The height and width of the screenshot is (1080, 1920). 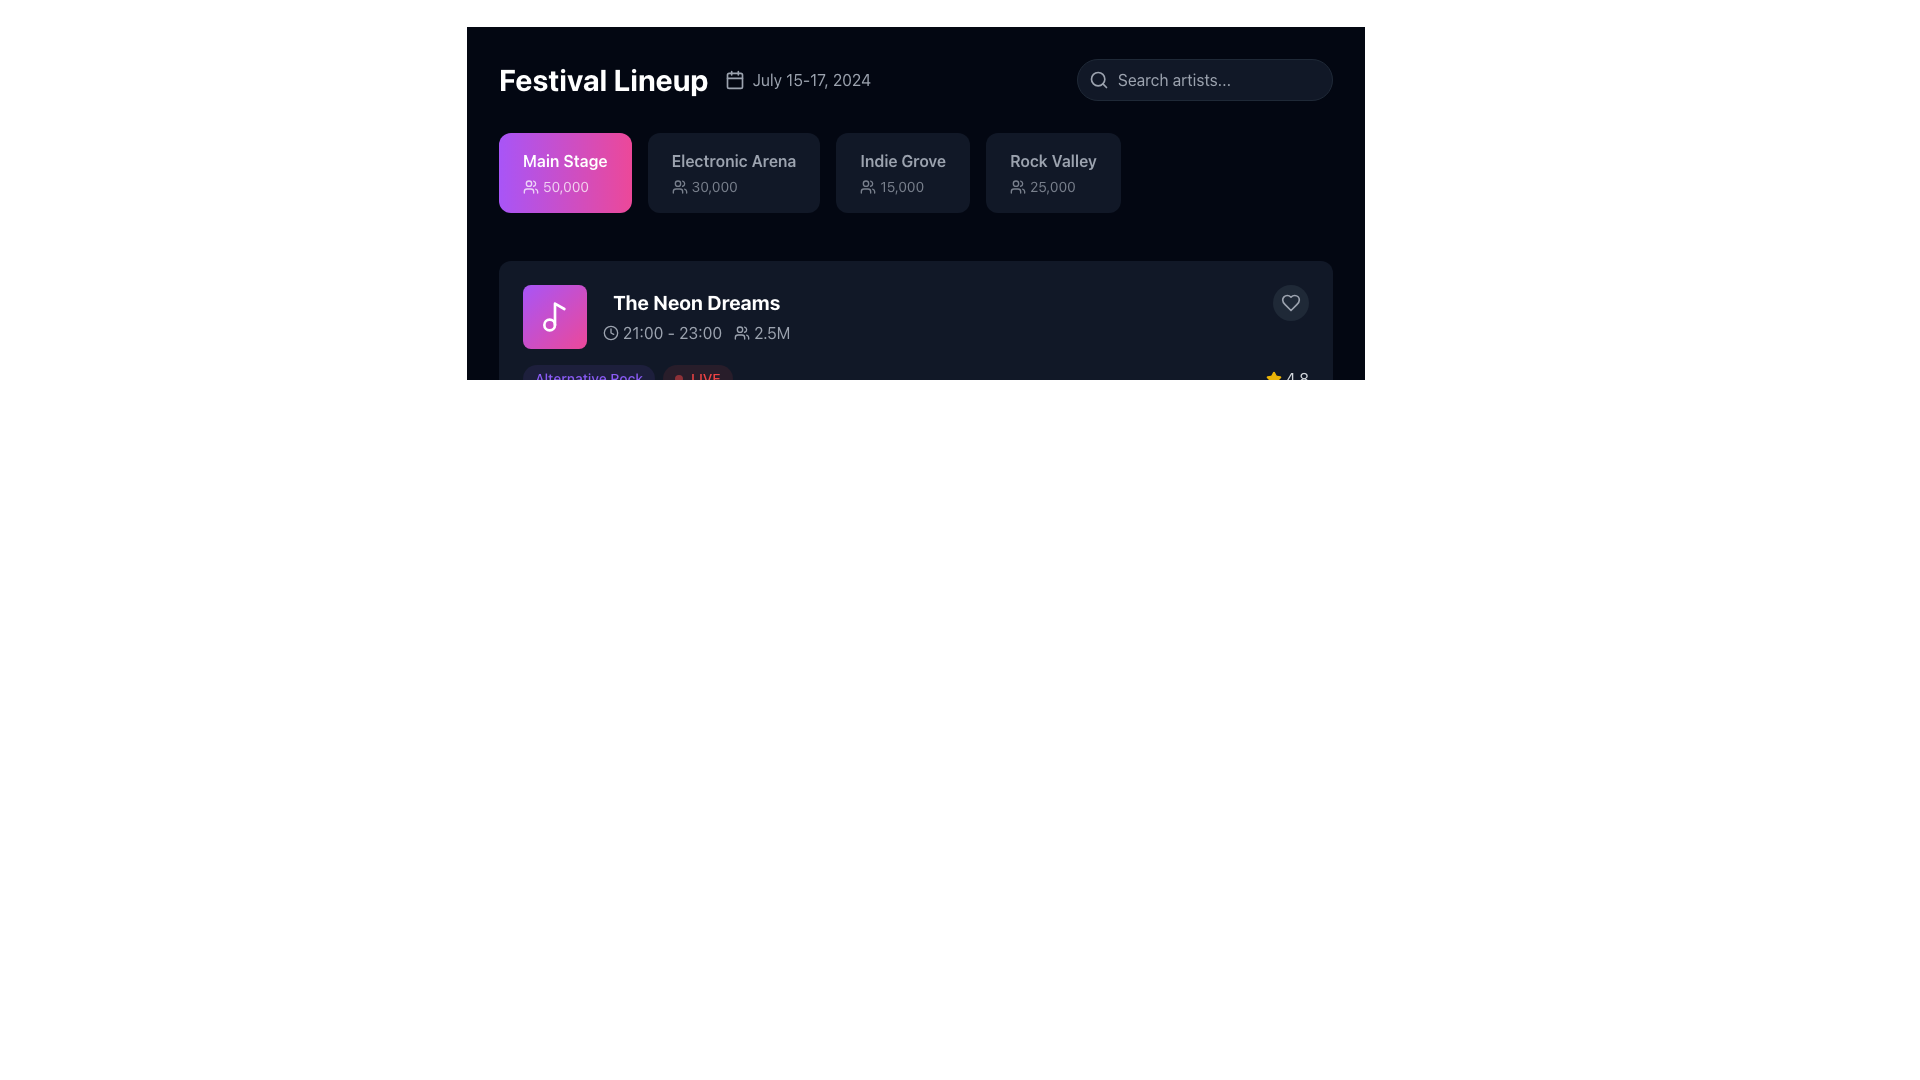 I want to click on the label indicating the live status of 'The Neon Dreams' event, positioned to the right of the 'Alternative Rock' label, so click(x=697, y=378).